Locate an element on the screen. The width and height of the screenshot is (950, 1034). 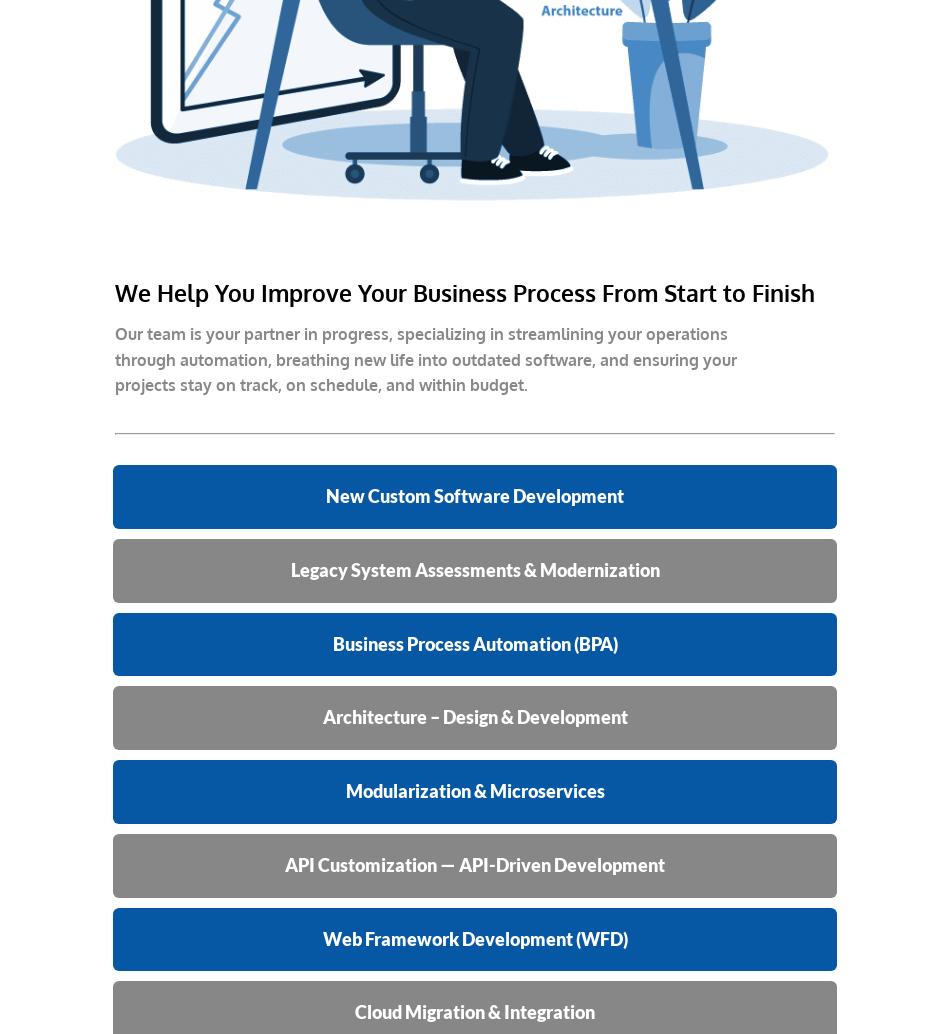
'Business Process Automation (BPA)' is located at coordinates (473, 643).